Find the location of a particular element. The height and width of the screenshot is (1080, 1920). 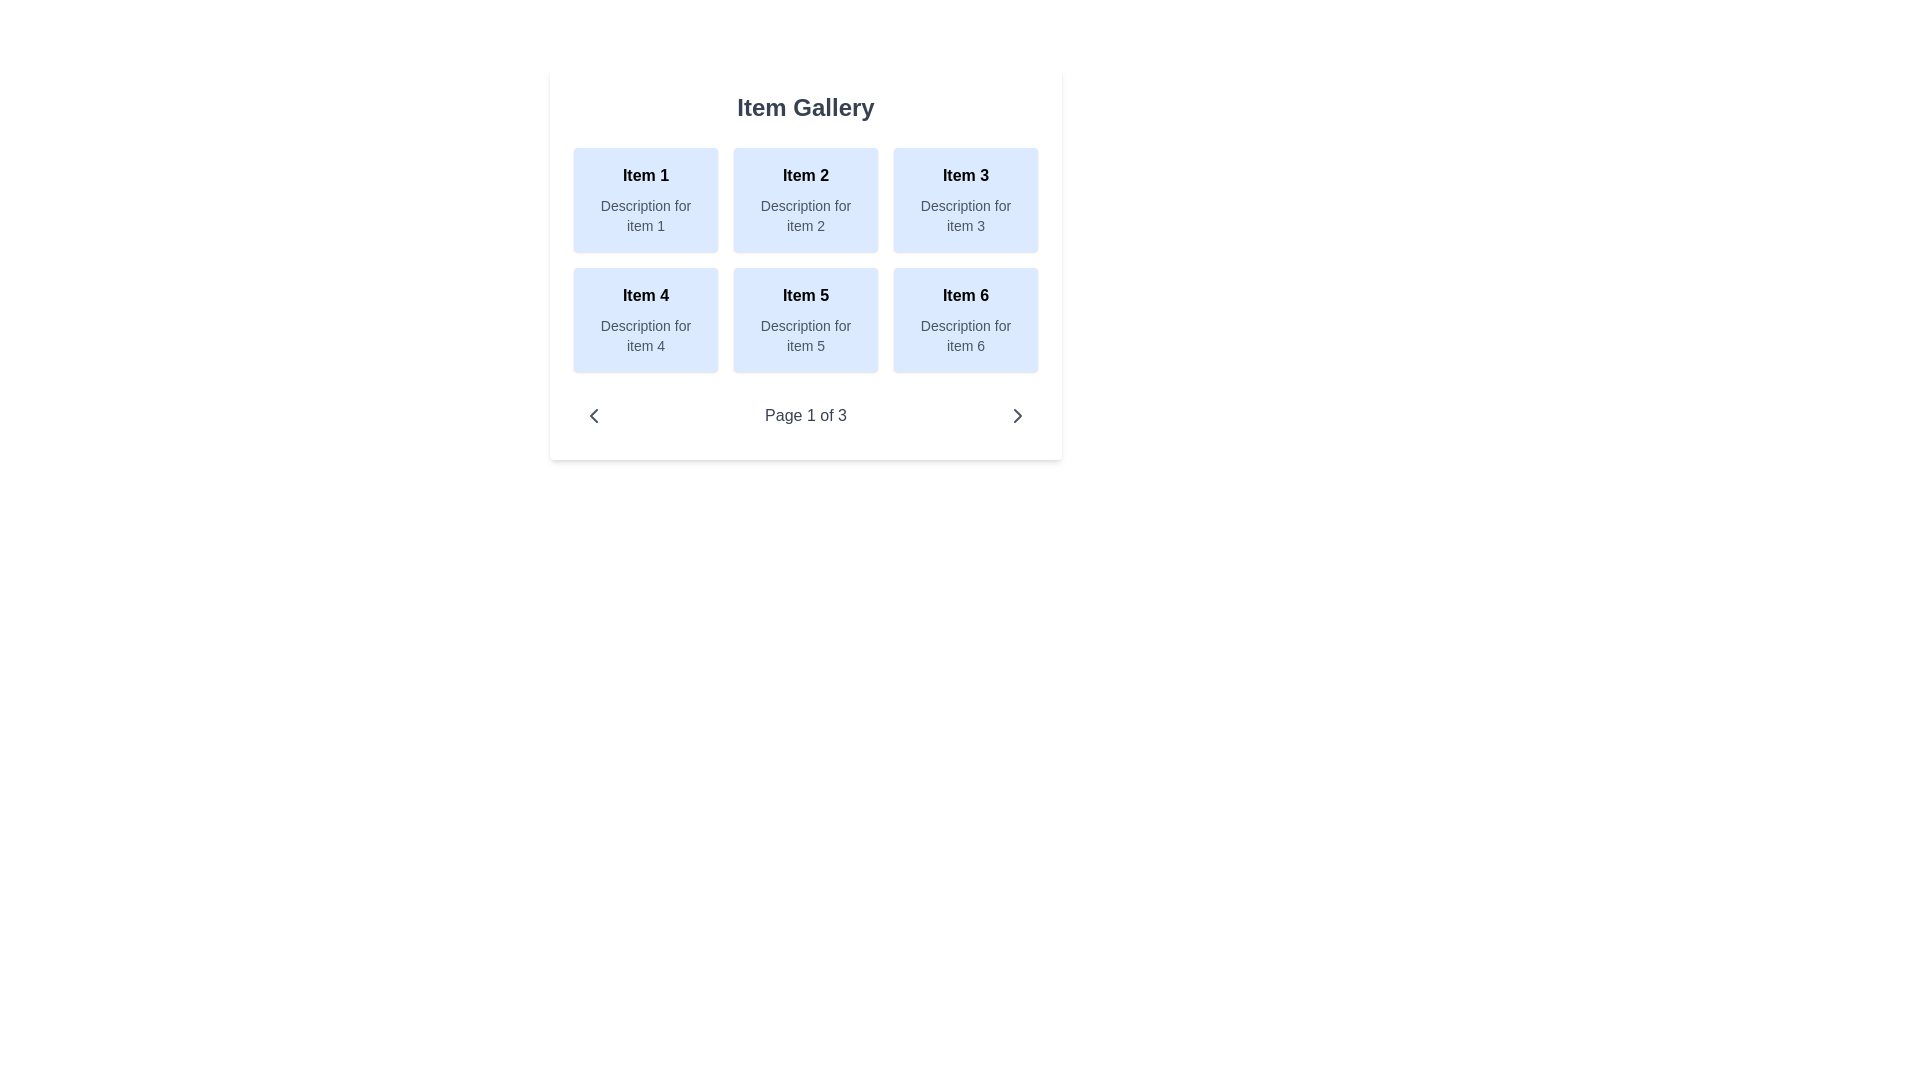

the text label indicating the name or title of the sixth item in the grid, located in the bottom-right corner of the grid layout is located at coordinates (965, 296).